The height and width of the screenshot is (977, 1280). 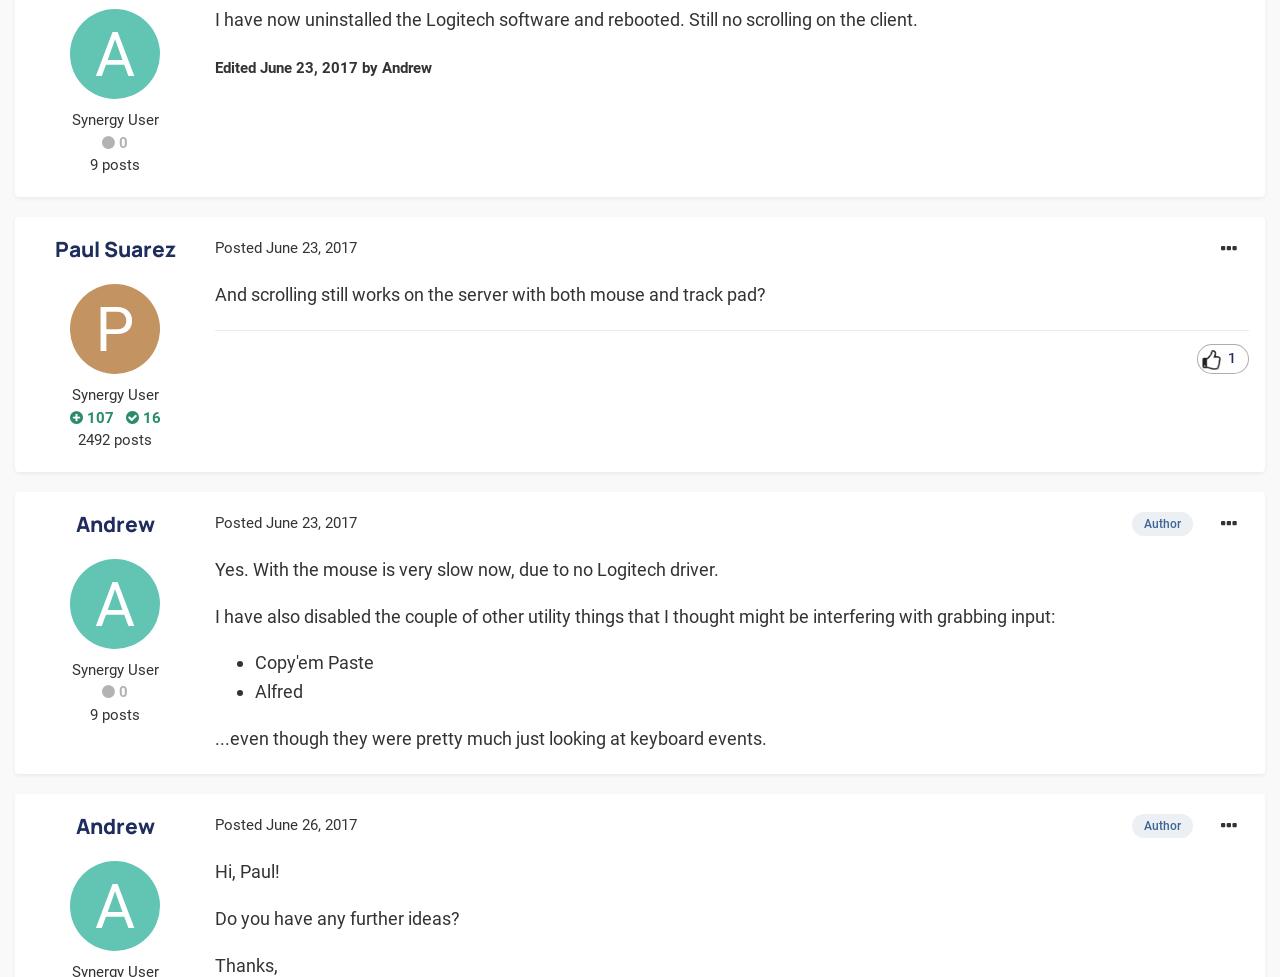 I want to click on '...even though they were pretty much just looking at keyboard events.', so click(x=491, y=737).